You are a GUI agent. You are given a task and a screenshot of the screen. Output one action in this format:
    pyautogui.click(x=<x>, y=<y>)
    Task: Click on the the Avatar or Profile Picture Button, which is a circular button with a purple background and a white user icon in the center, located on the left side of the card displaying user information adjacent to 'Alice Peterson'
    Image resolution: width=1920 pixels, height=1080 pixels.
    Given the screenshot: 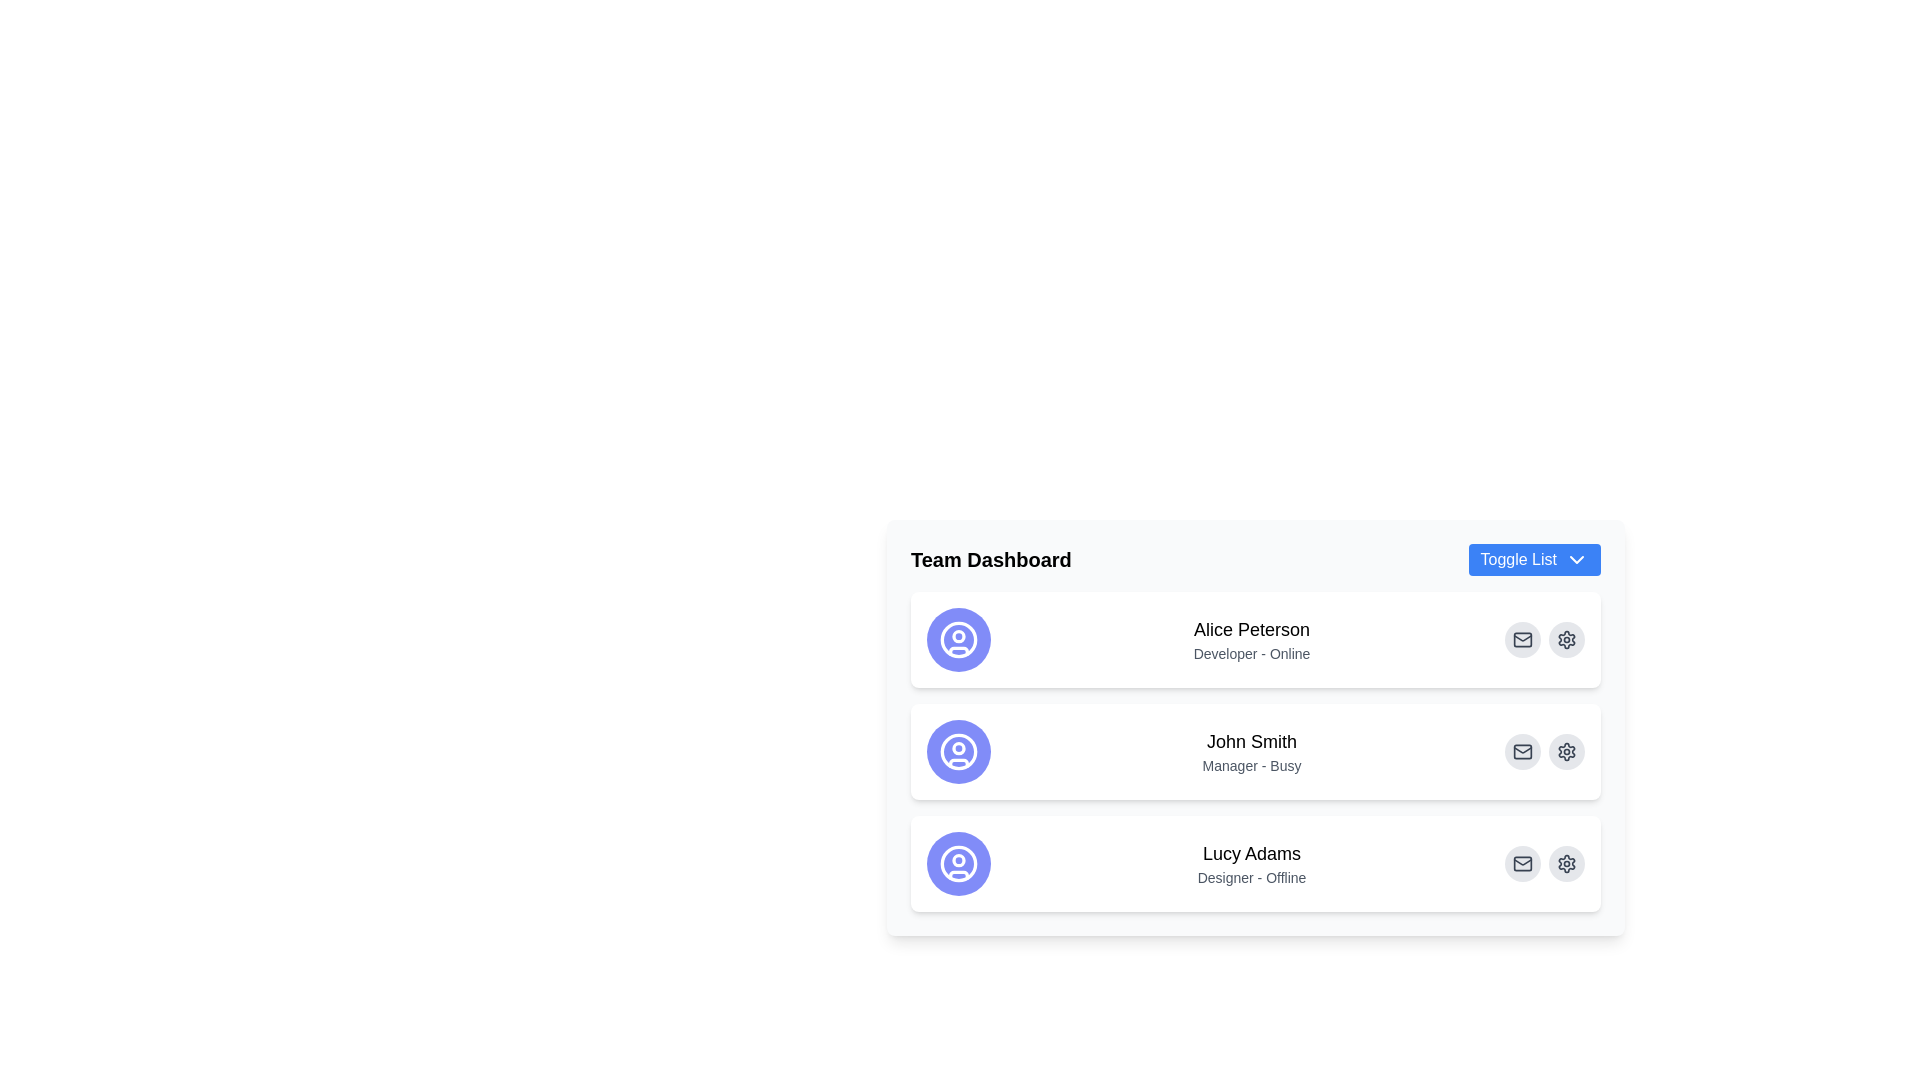 What is the action you would take?
    pyautogui.click(x=958, y=640)
    